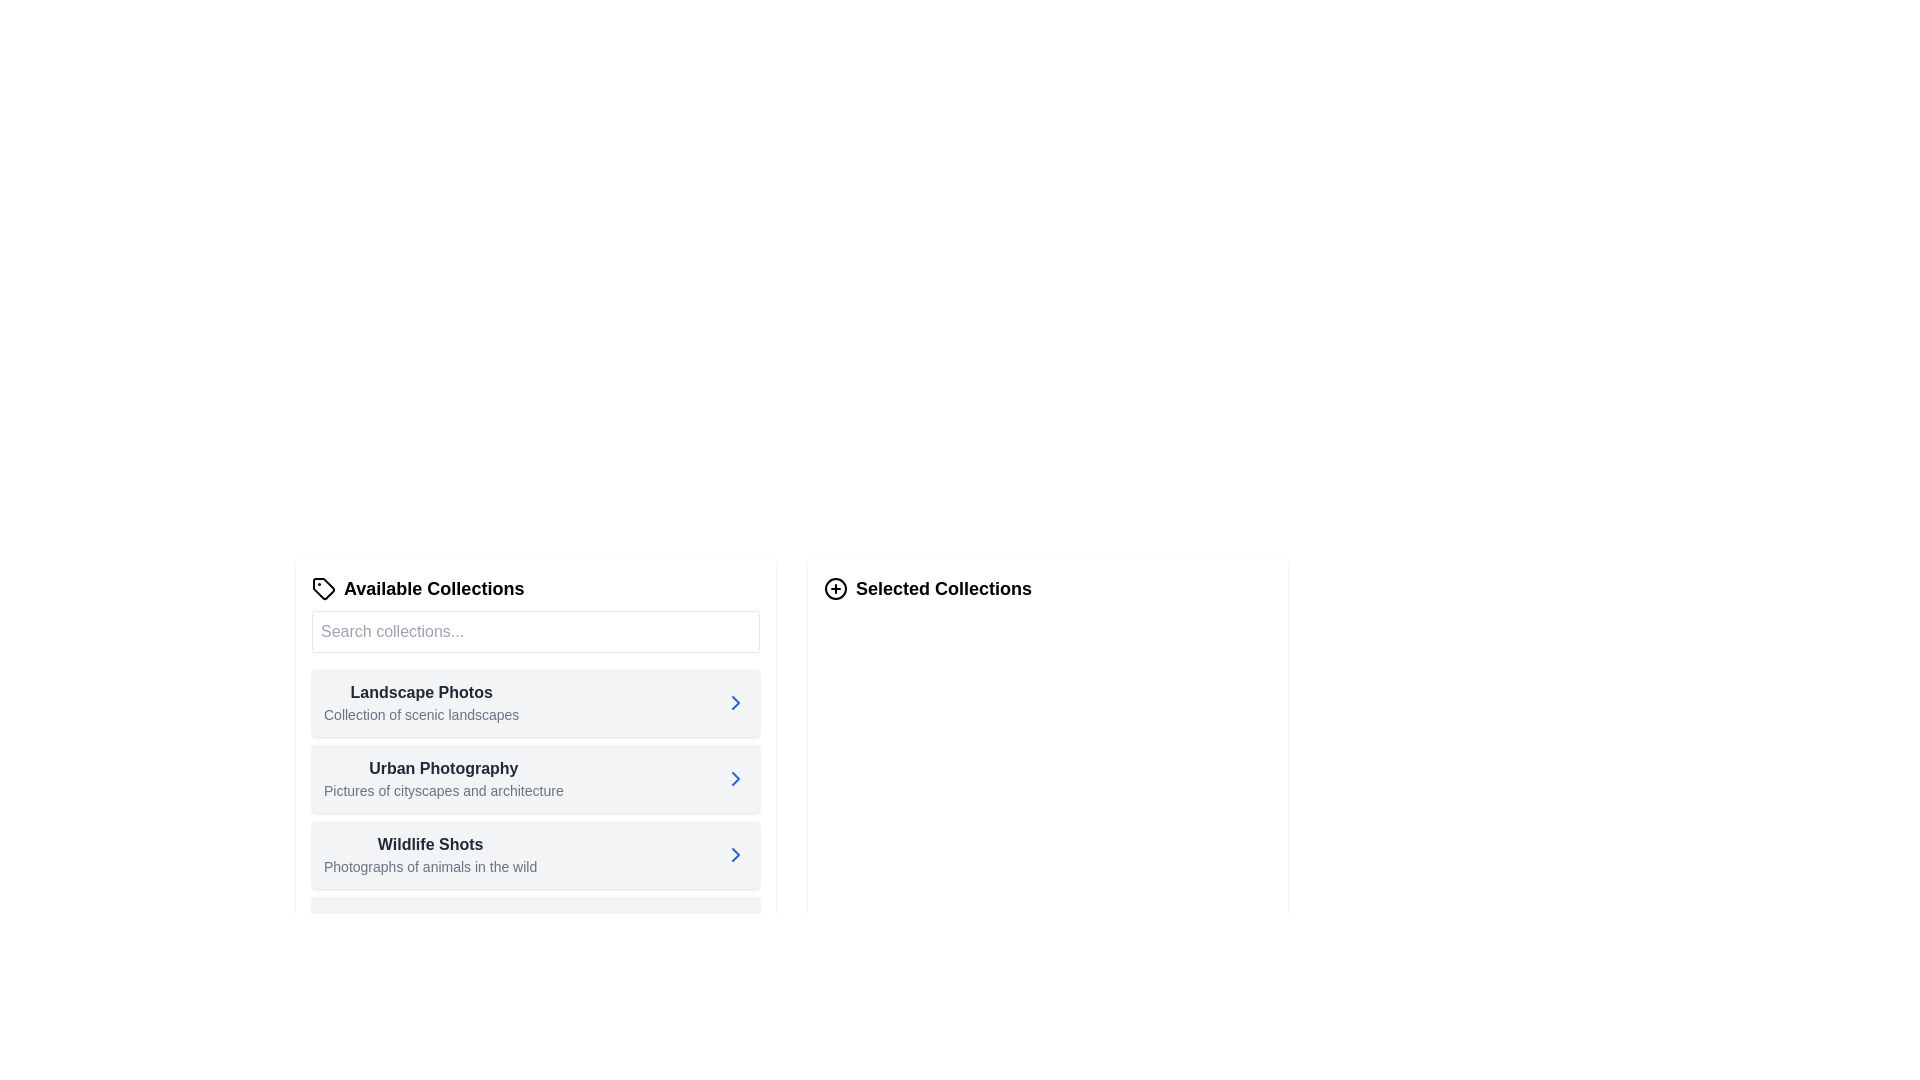 The height and width of the screenshot is (1080, 1920). What do you see at coordinates (536, 855) in the screenshot?
I see `the third item in the vertical list of collections titled 'Available Collections'` at bounding box center [536, 855].